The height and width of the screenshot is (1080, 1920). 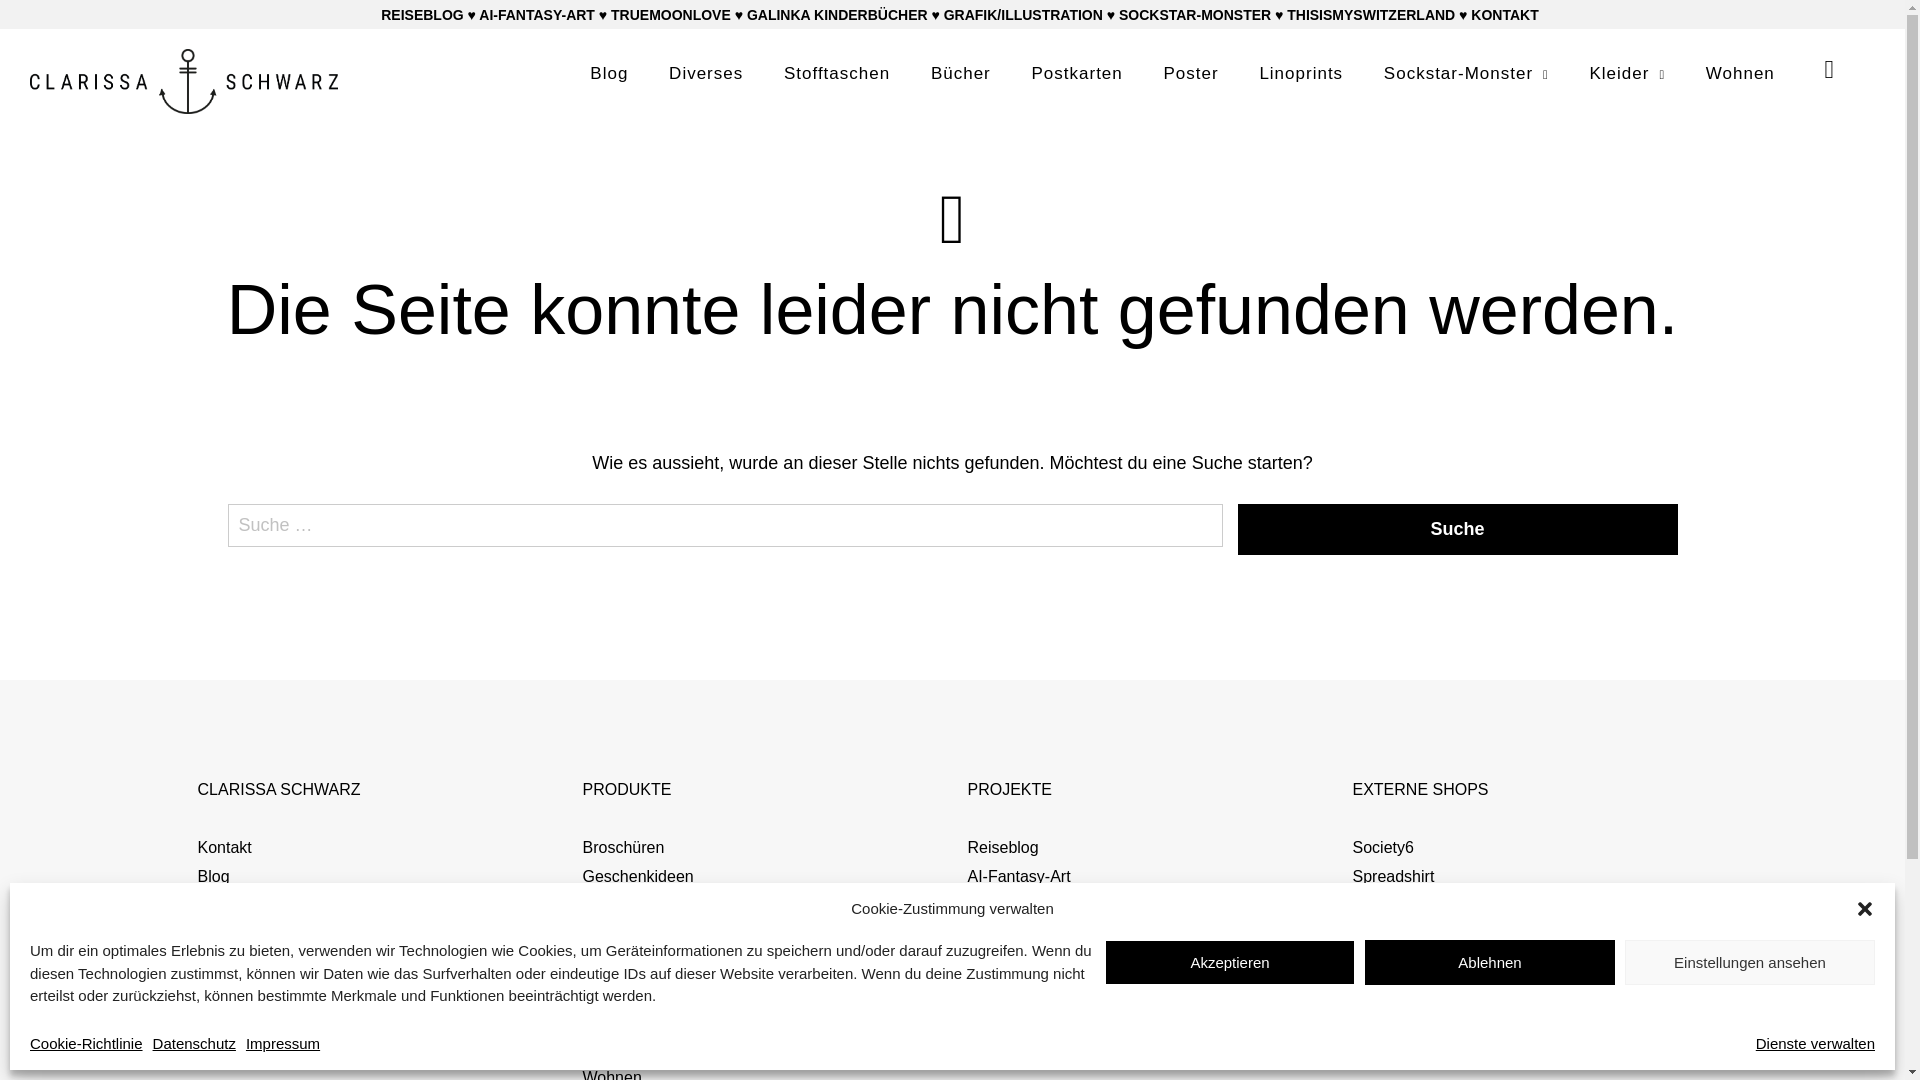 I want to click on 'Society6', so click(x=1352, y=847).